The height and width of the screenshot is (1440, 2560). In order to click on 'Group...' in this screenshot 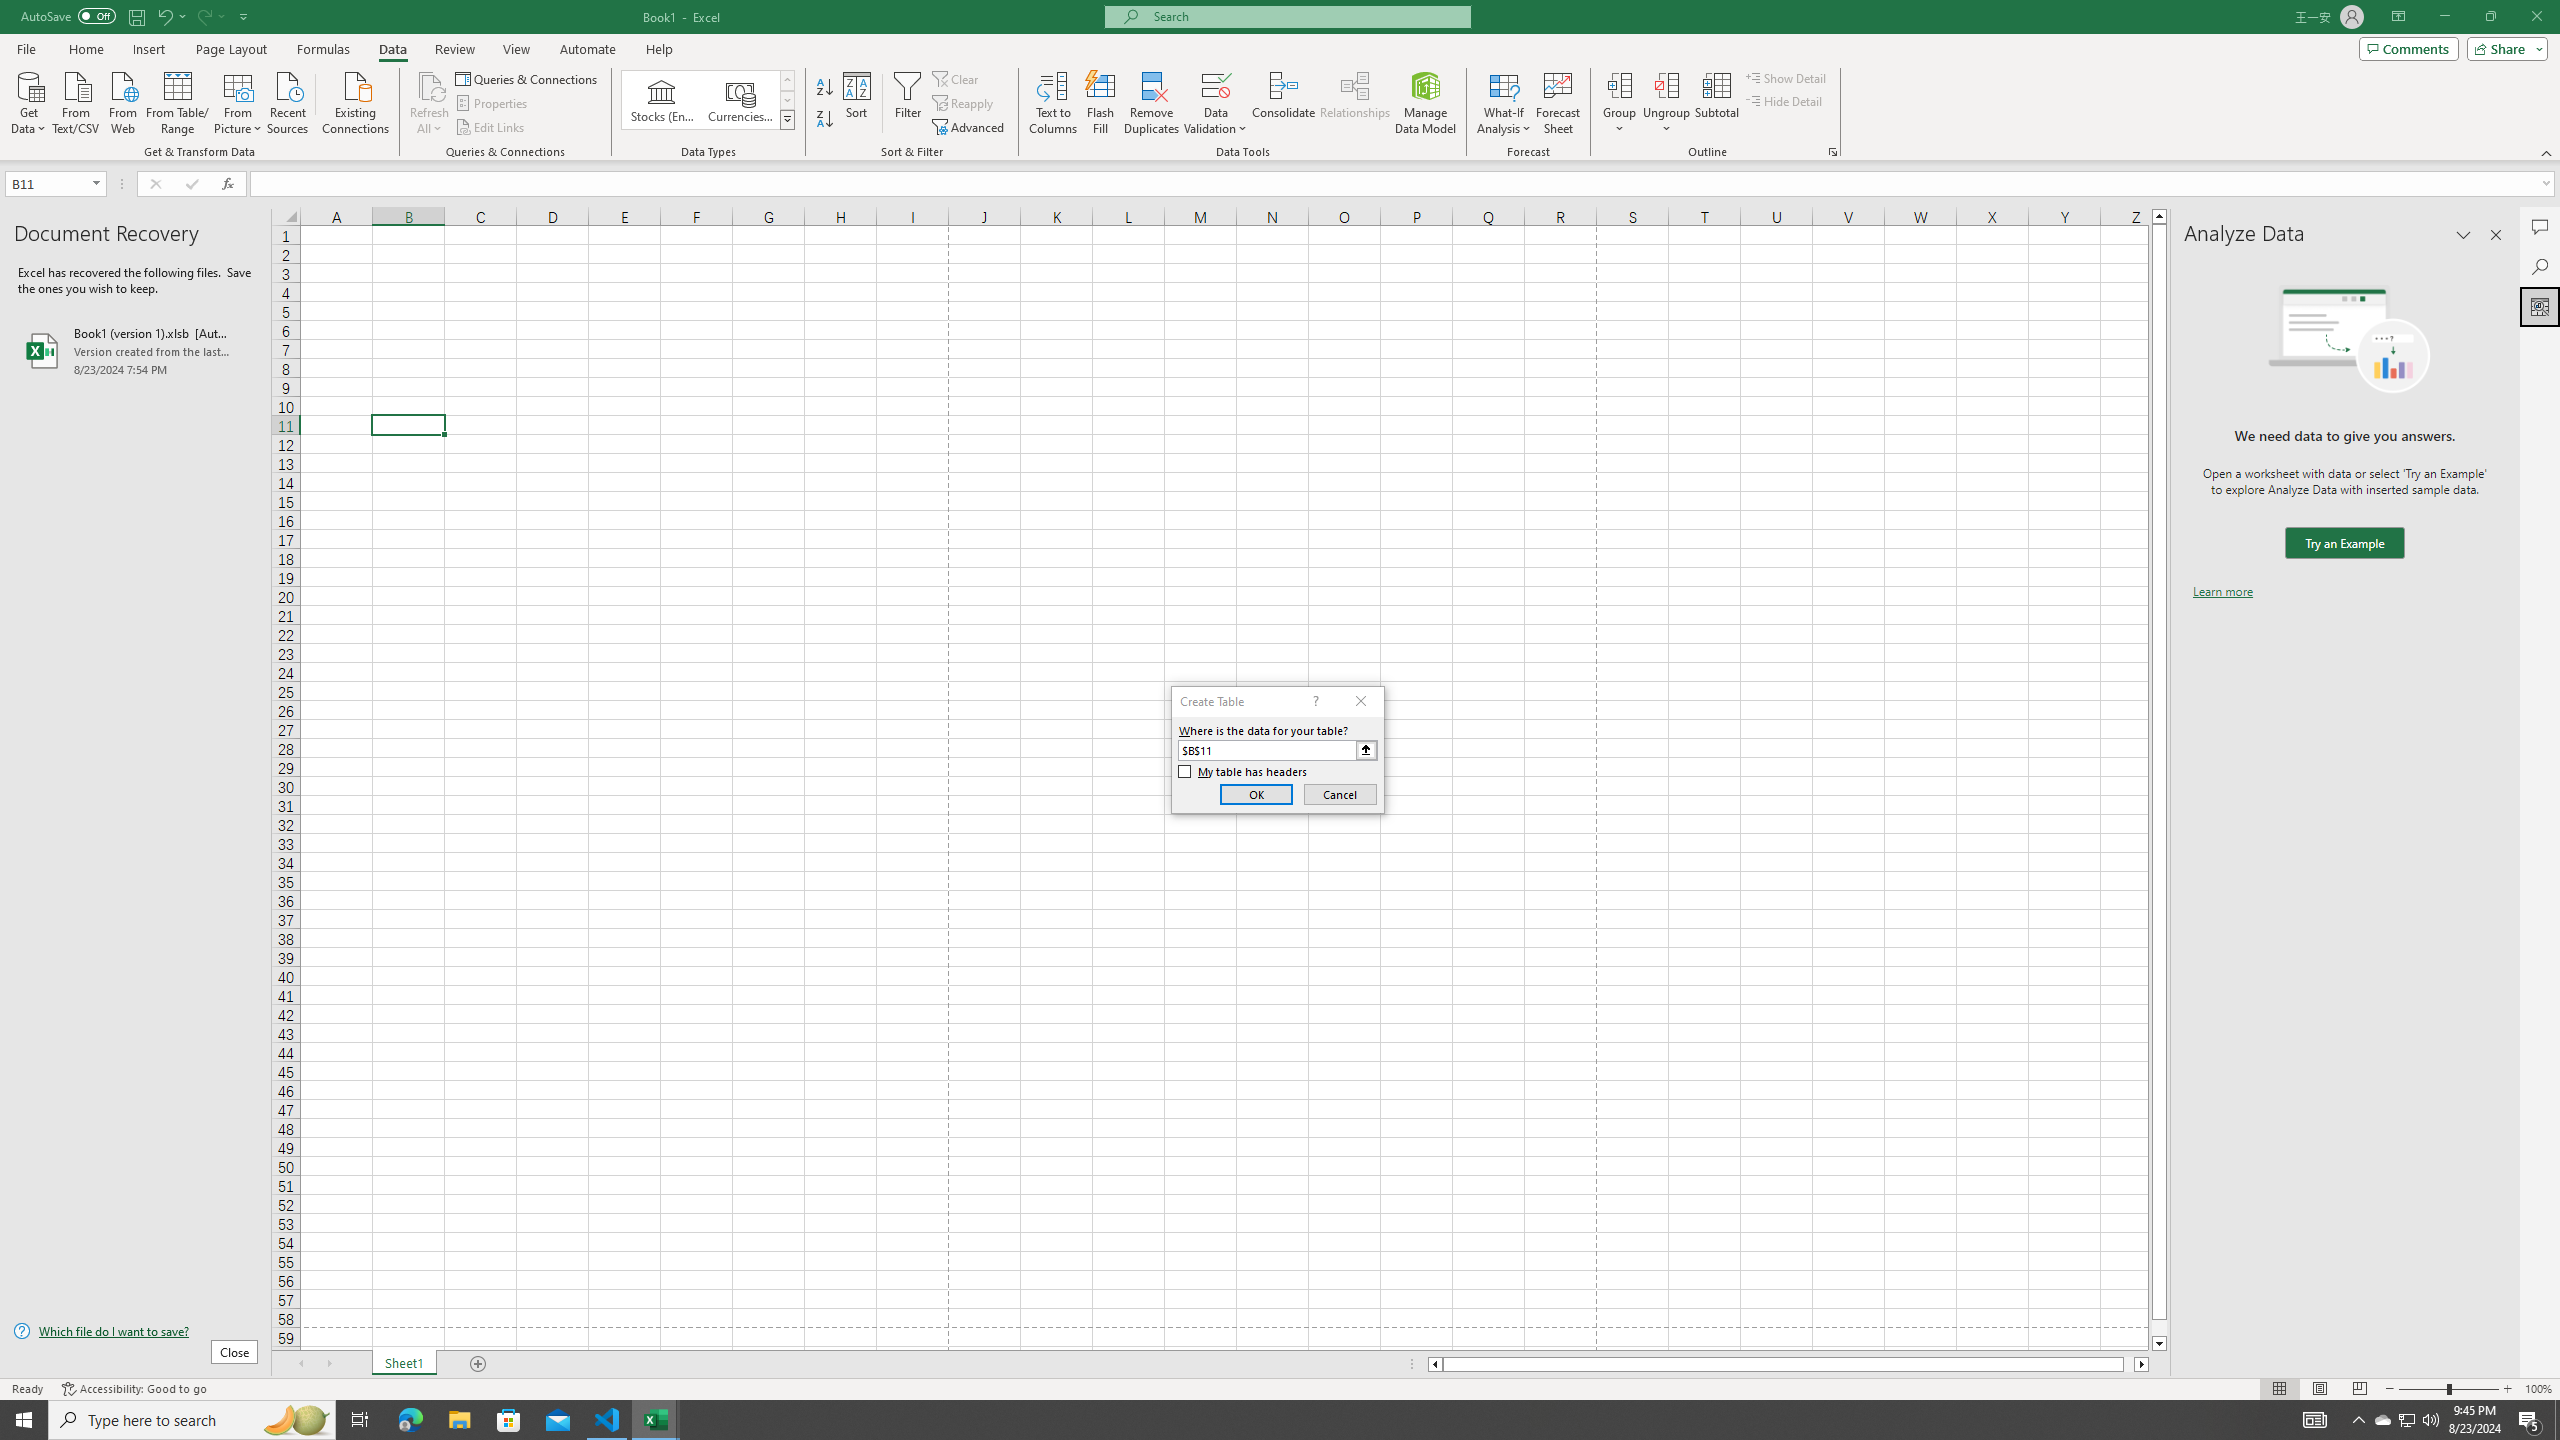, I will do `click(1619, 103)`.